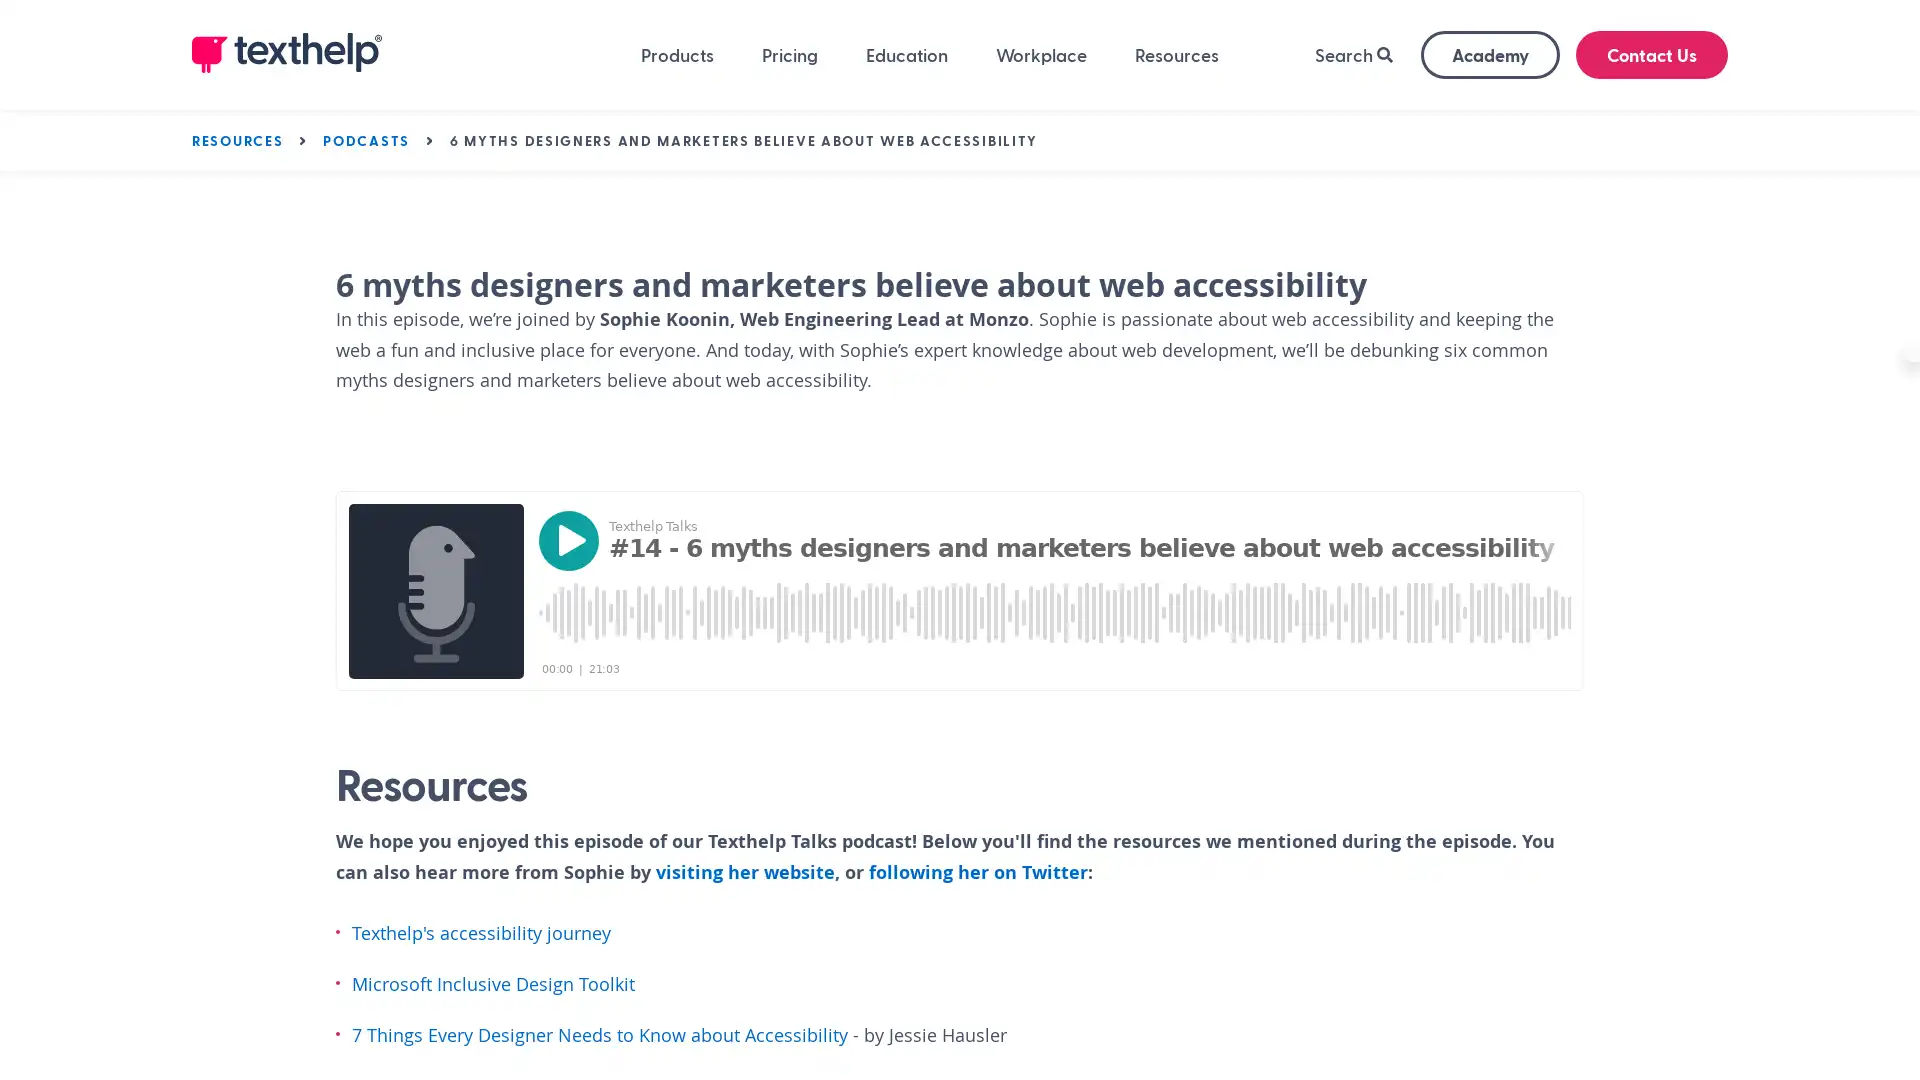 This screenshot has width=1920, height=1080. I want to click on site search, so click(1568, 155).